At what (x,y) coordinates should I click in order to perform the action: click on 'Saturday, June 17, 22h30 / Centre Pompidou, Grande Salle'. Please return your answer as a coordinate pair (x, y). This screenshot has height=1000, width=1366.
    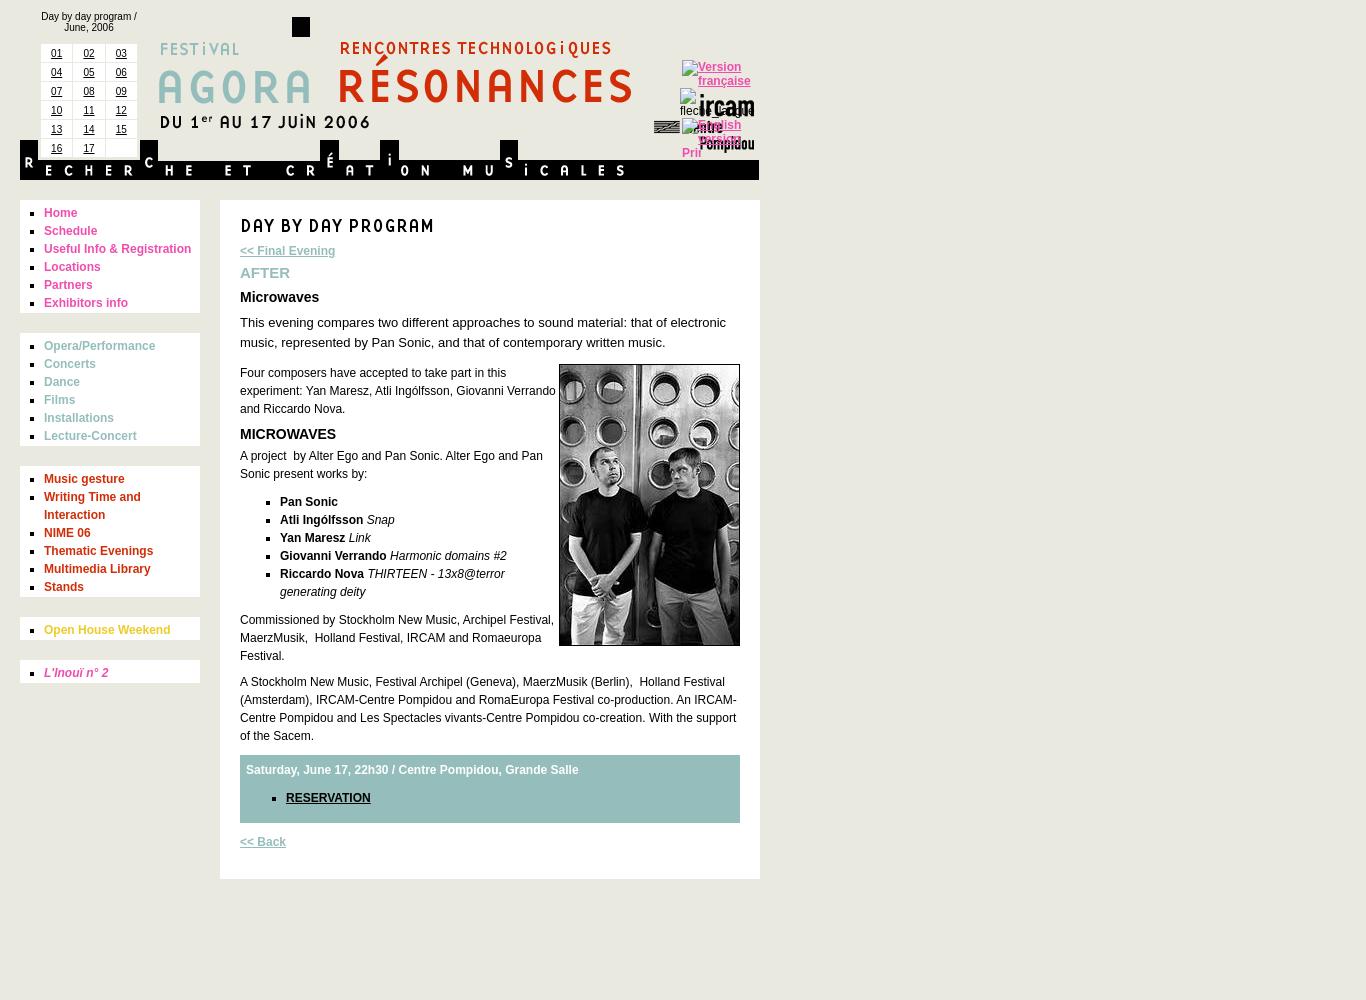
    Looking at the image, I should click on (410, 770).